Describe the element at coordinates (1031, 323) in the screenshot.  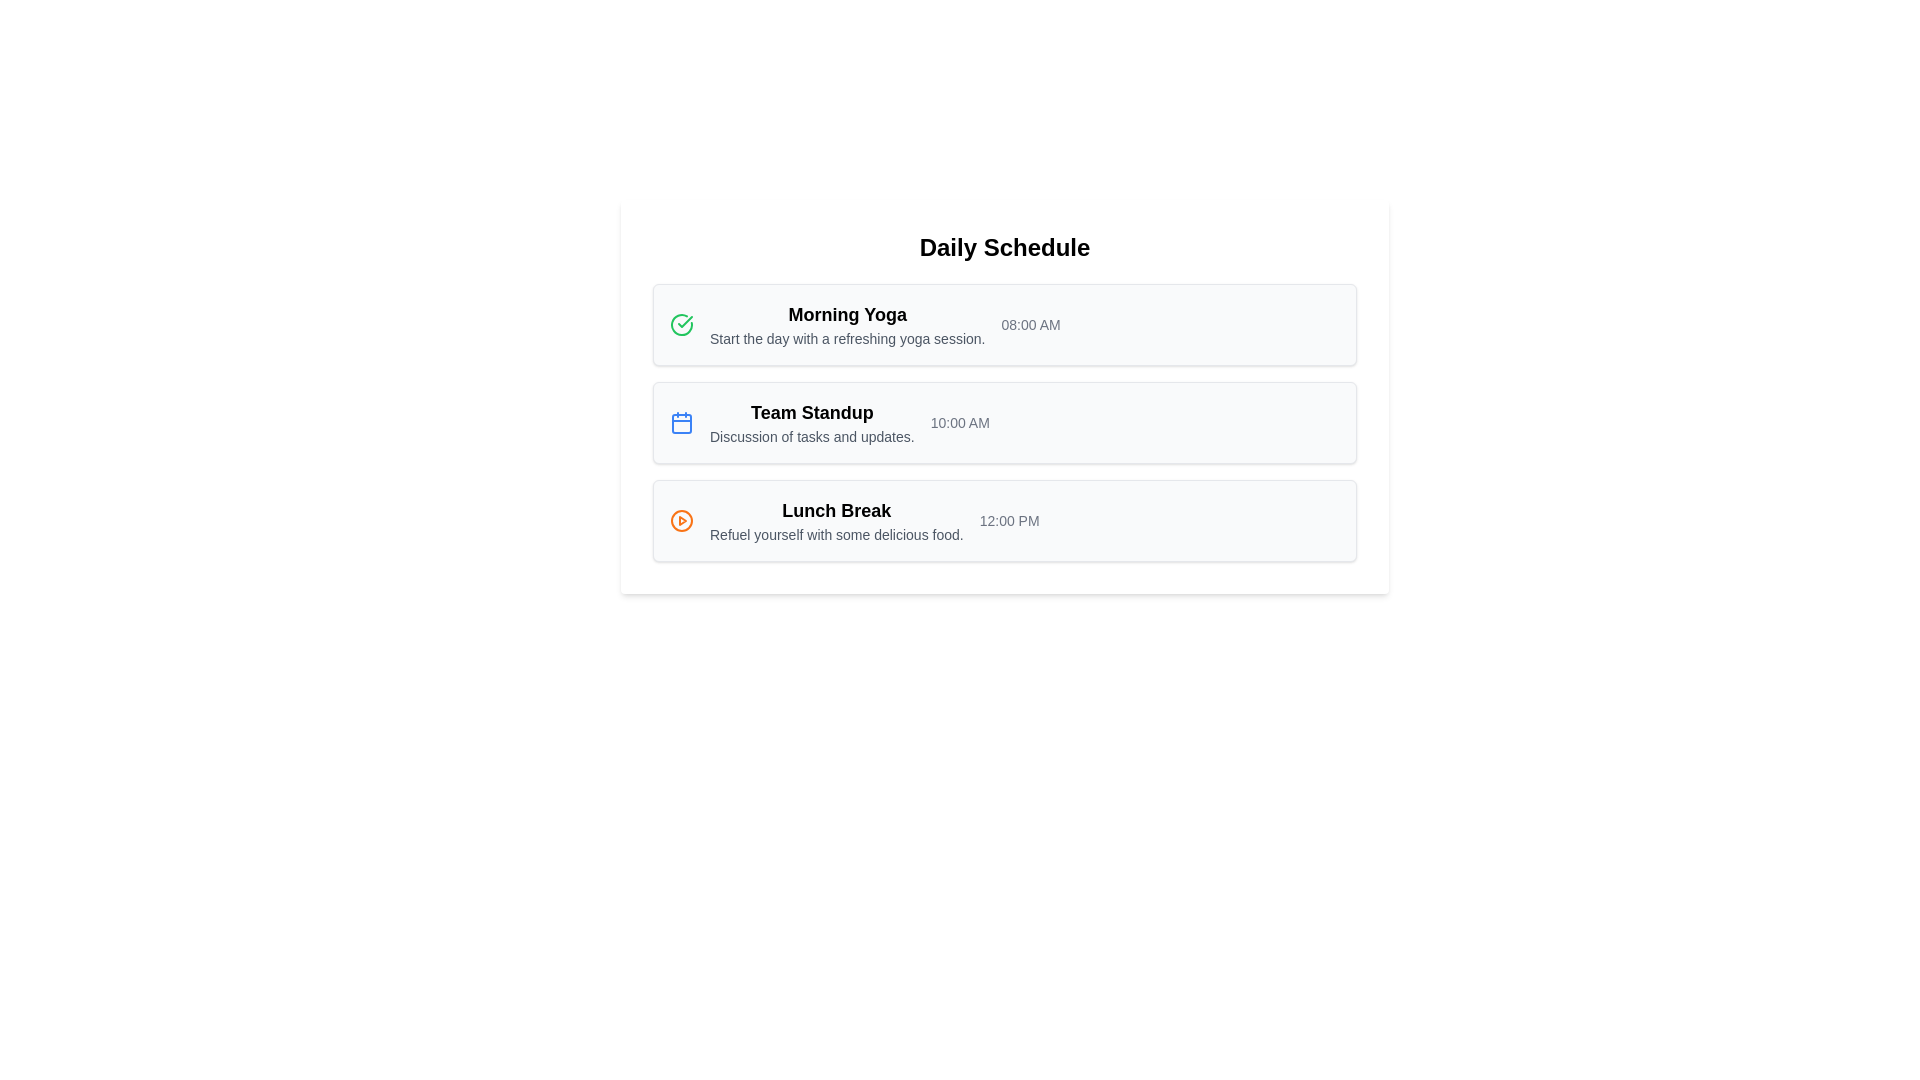
I see `text displayed in the Static Text Display indicating the time for the 'Morning Yoga' event, located at the far-right side of the schedule item` at that location.